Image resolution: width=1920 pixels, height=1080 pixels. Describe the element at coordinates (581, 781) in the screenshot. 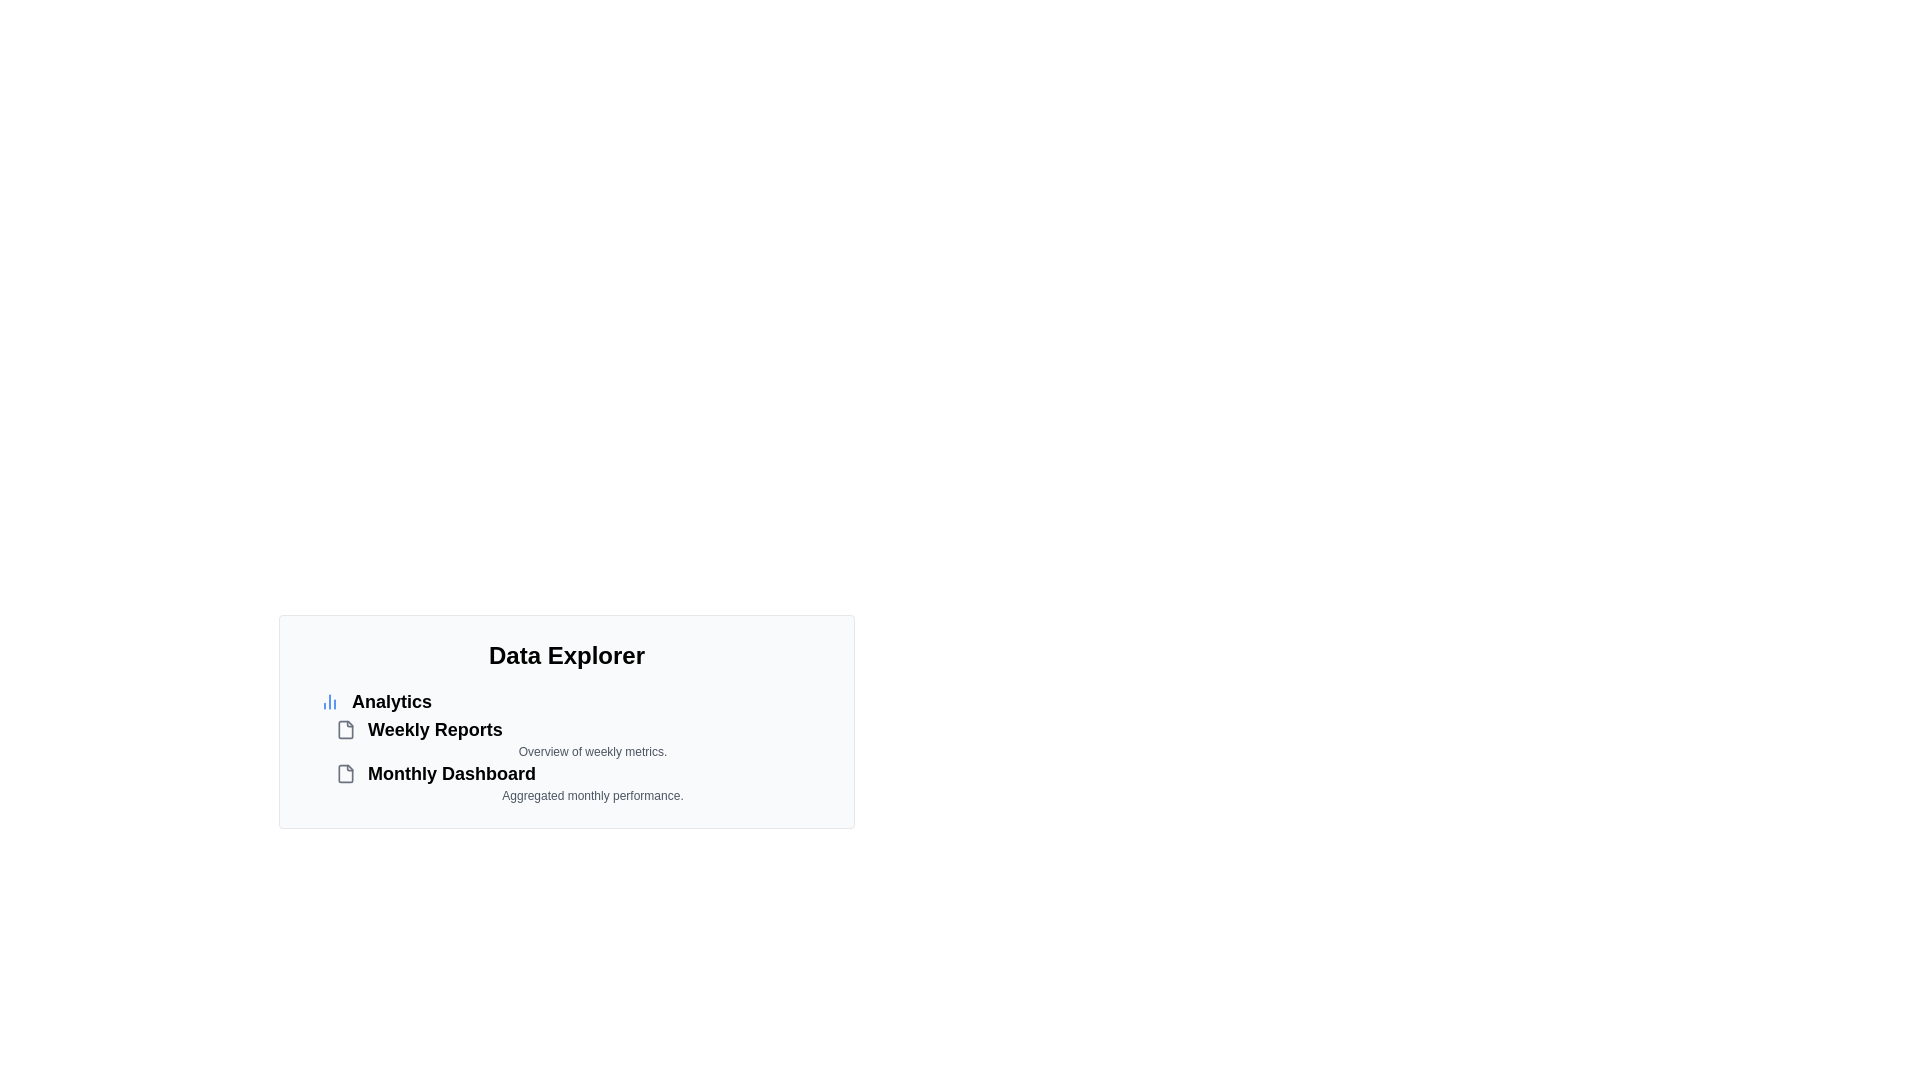

I see `the 'Monthly Dashboard' text item with subtitle, which is the last item in the list under 'Data Explorer.'` at that location.